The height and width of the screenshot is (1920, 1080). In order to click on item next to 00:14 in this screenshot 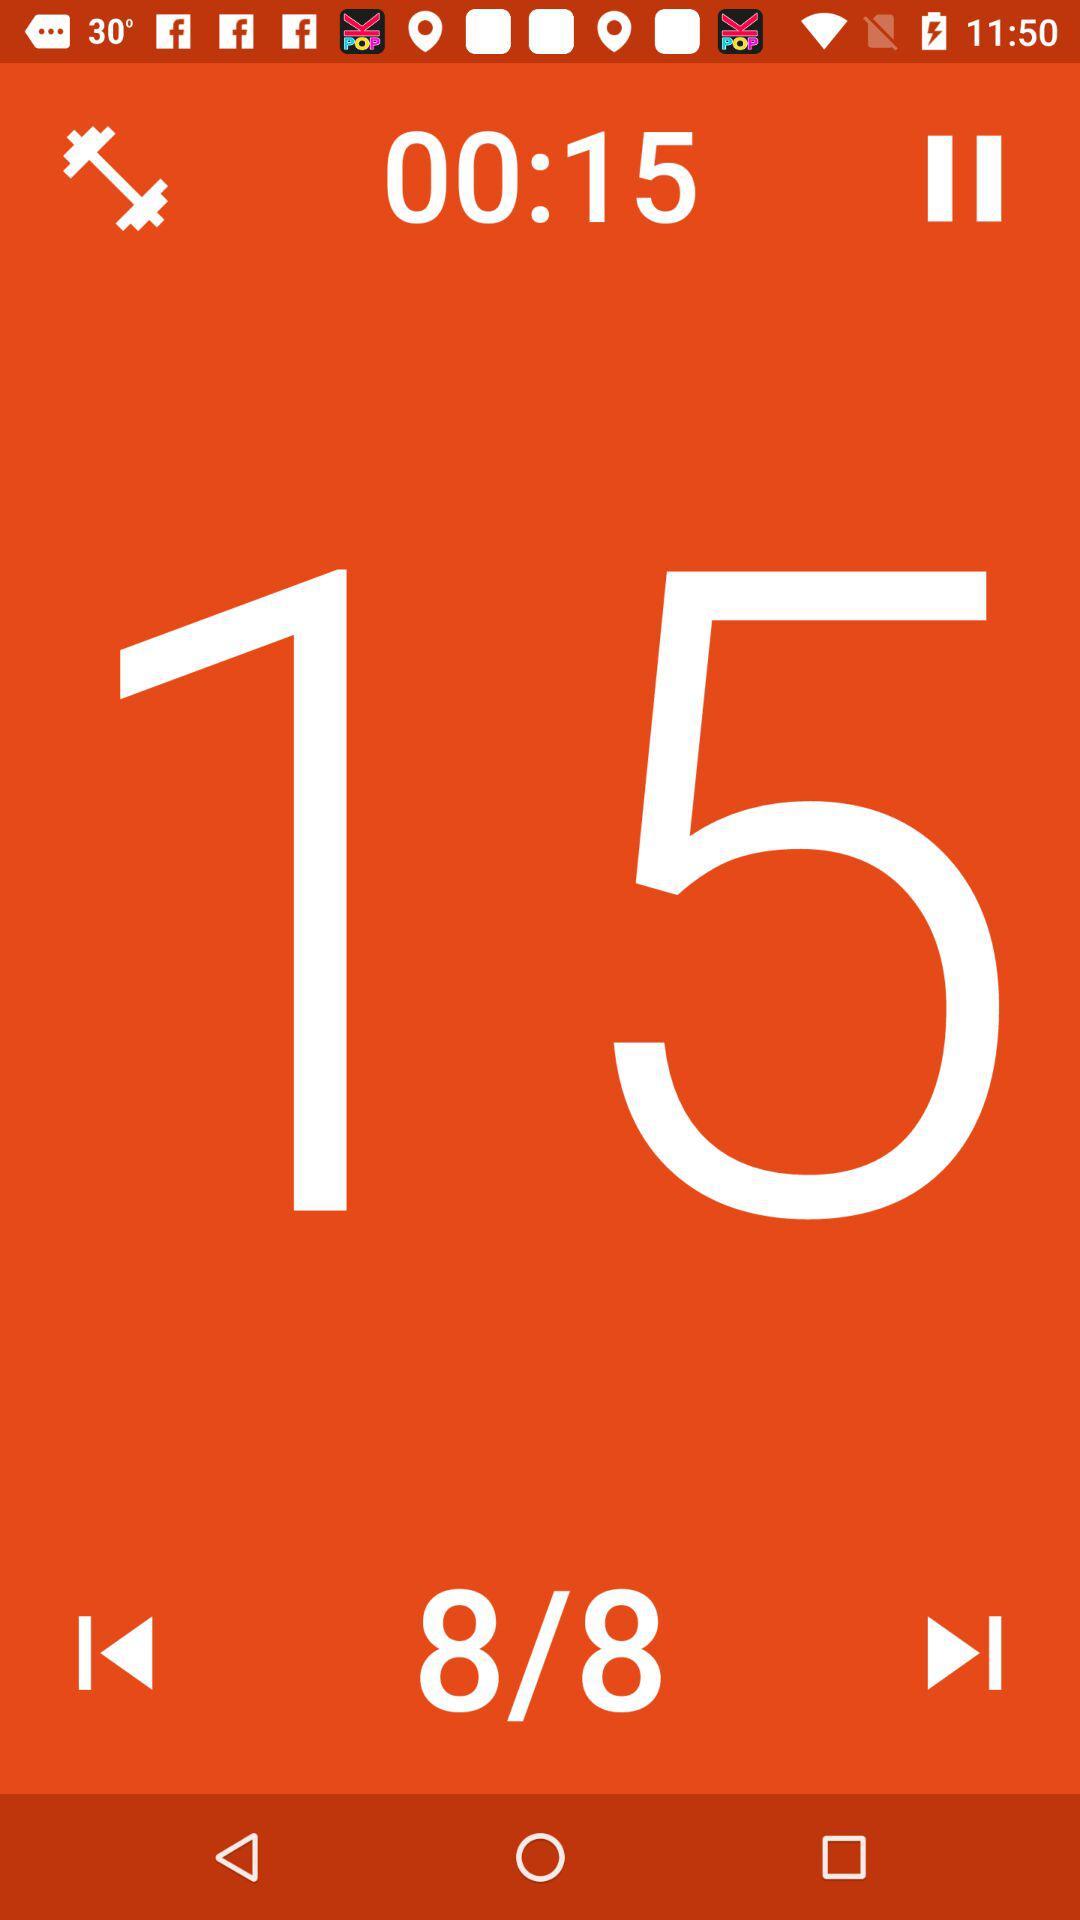, I will do `click(963, 178)`.